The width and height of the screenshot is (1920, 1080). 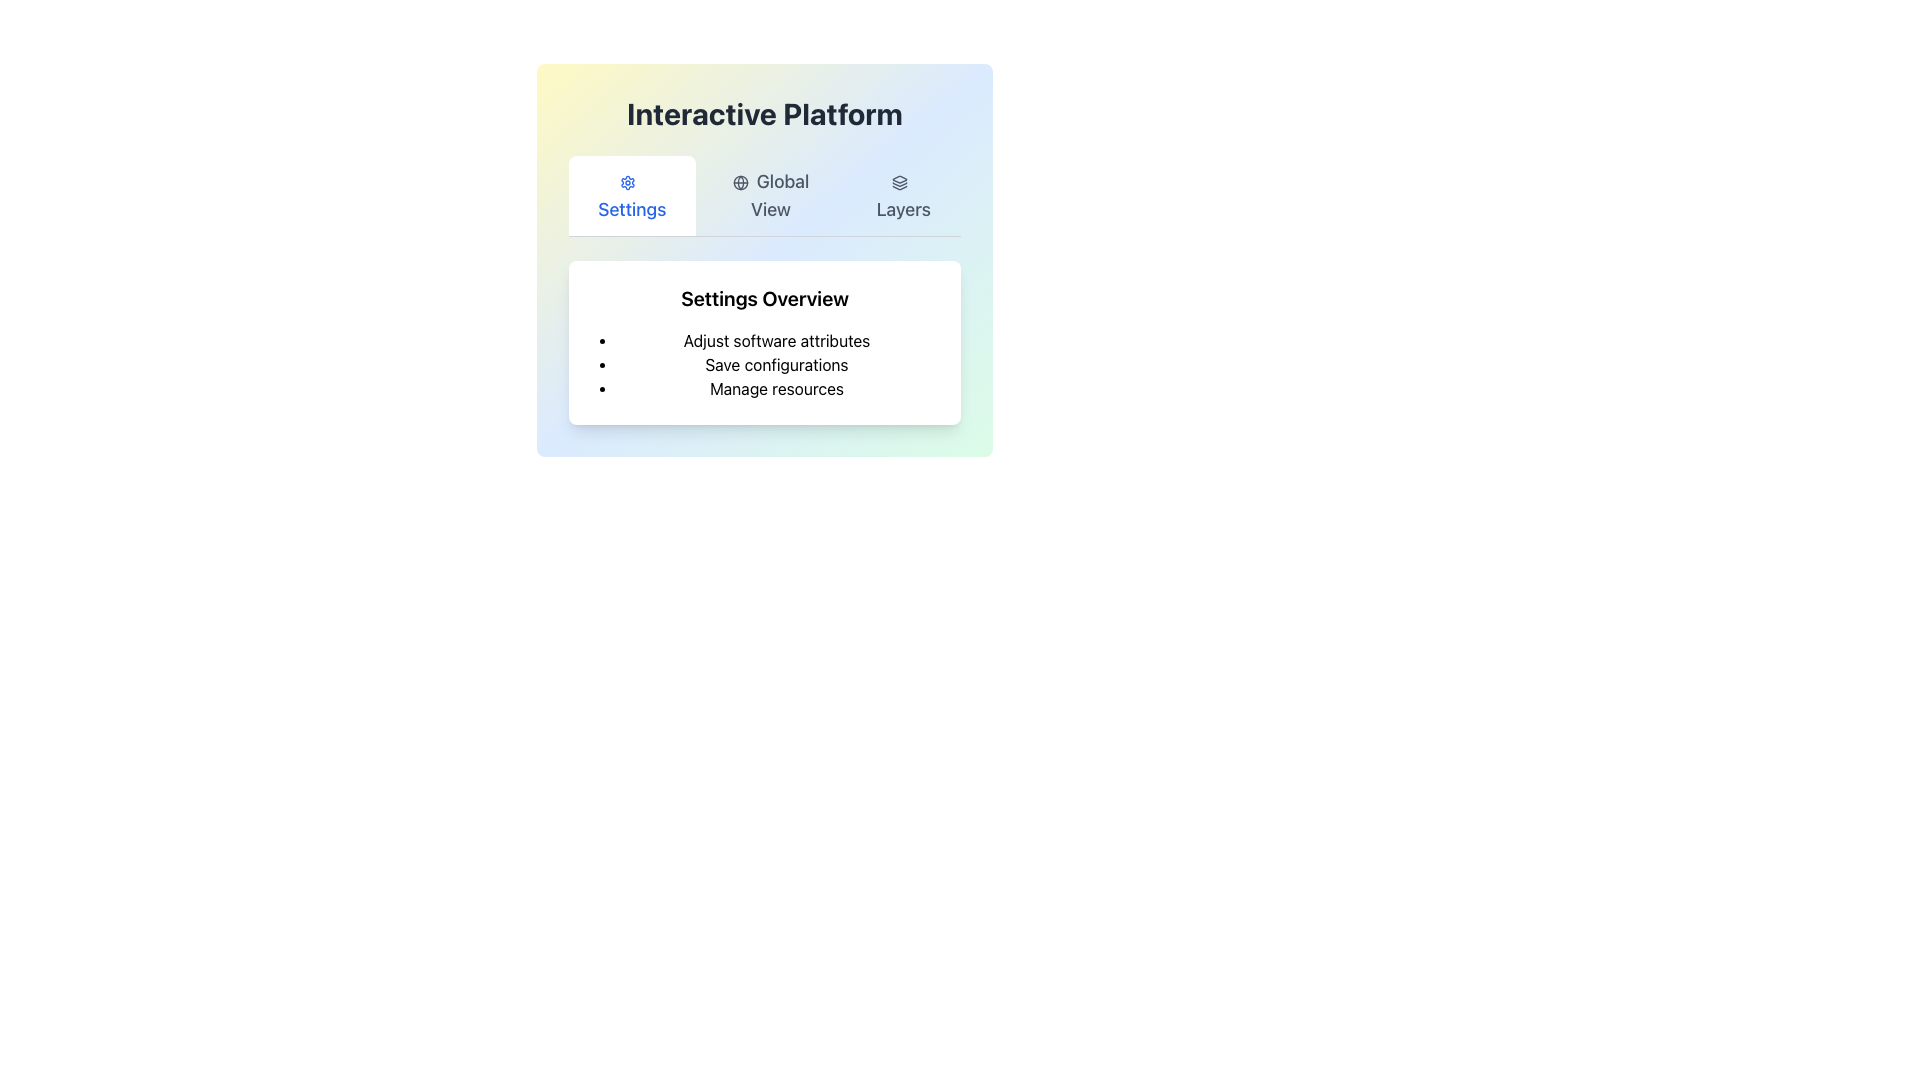 What do you see at coordinates (776, 365) in the screenshot?
I see `the text label reading 'Save configurations', which is the second item in the vertical bulleted list under 'Settings Overview'` at bounding box center [776, 365].